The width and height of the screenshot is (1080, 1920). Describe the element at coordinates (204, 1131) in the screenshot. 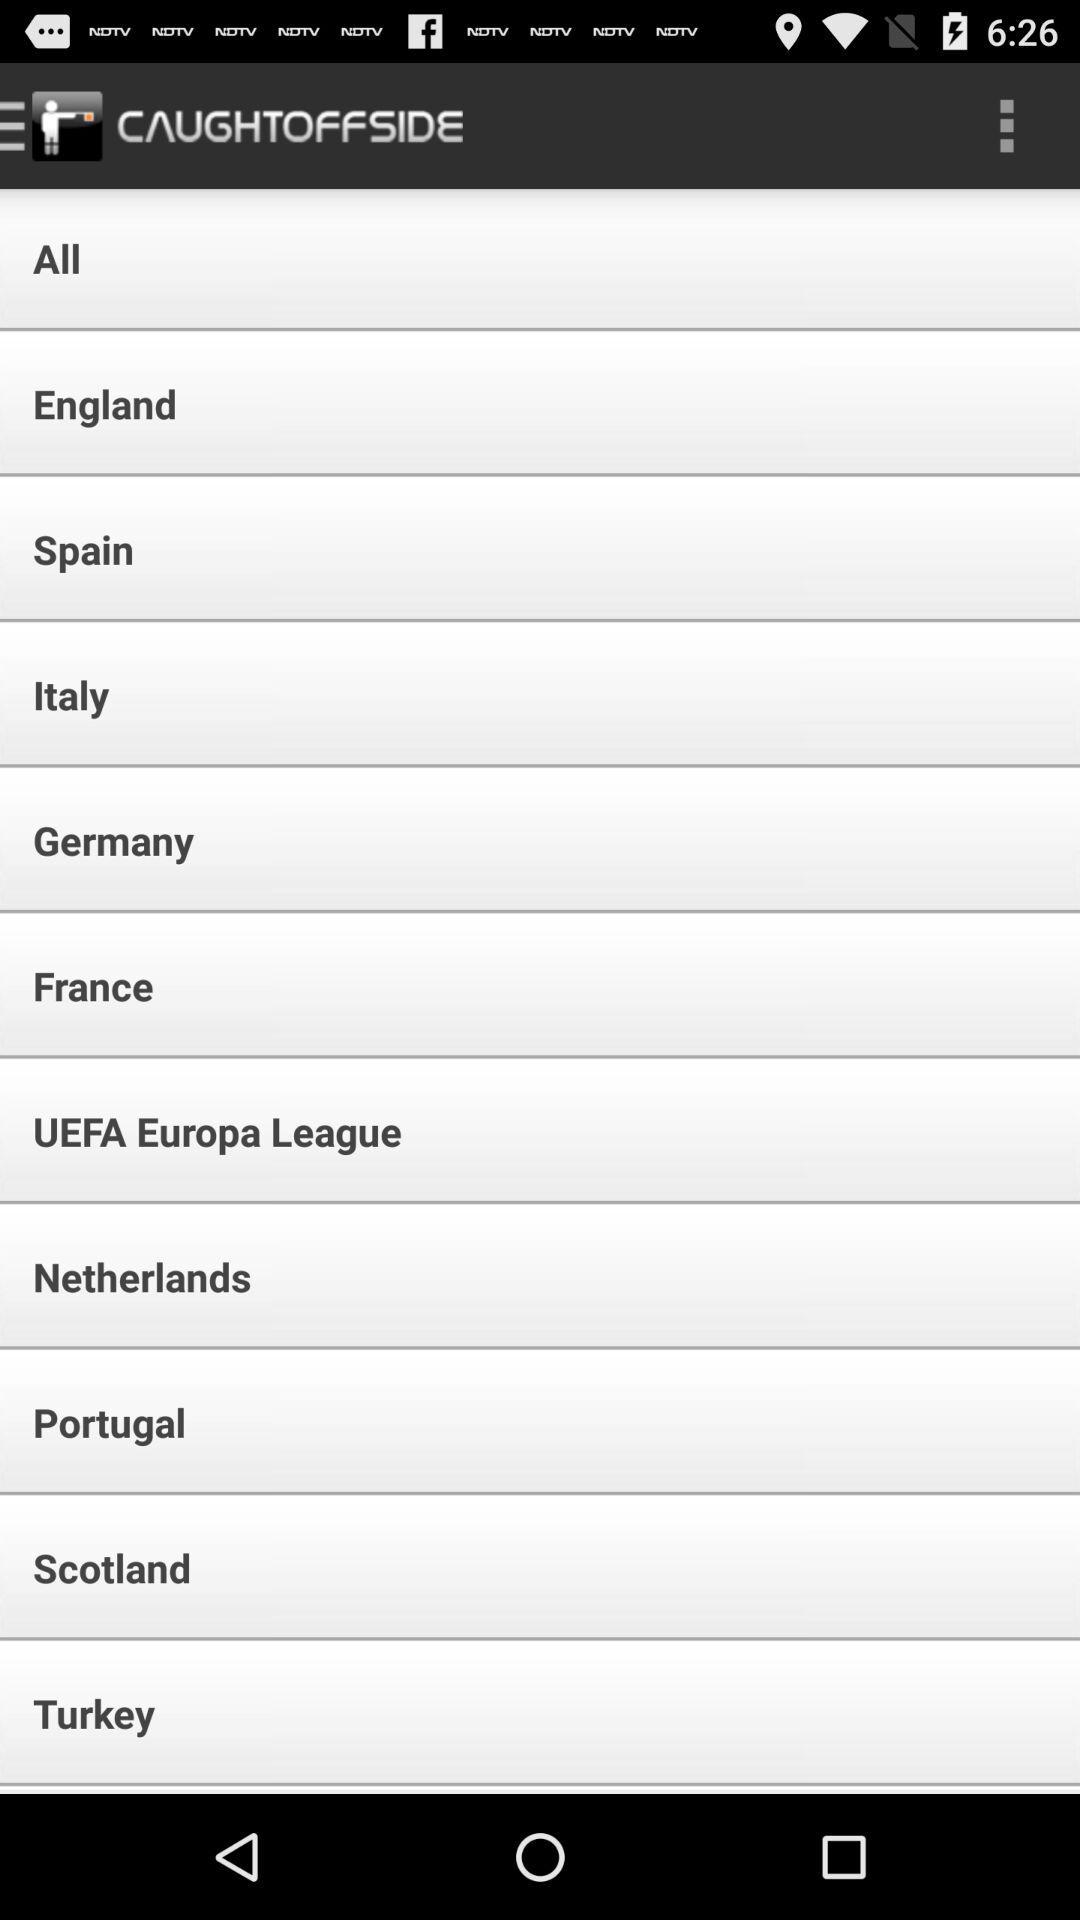

I see `the uefa europa league icon` at that location.